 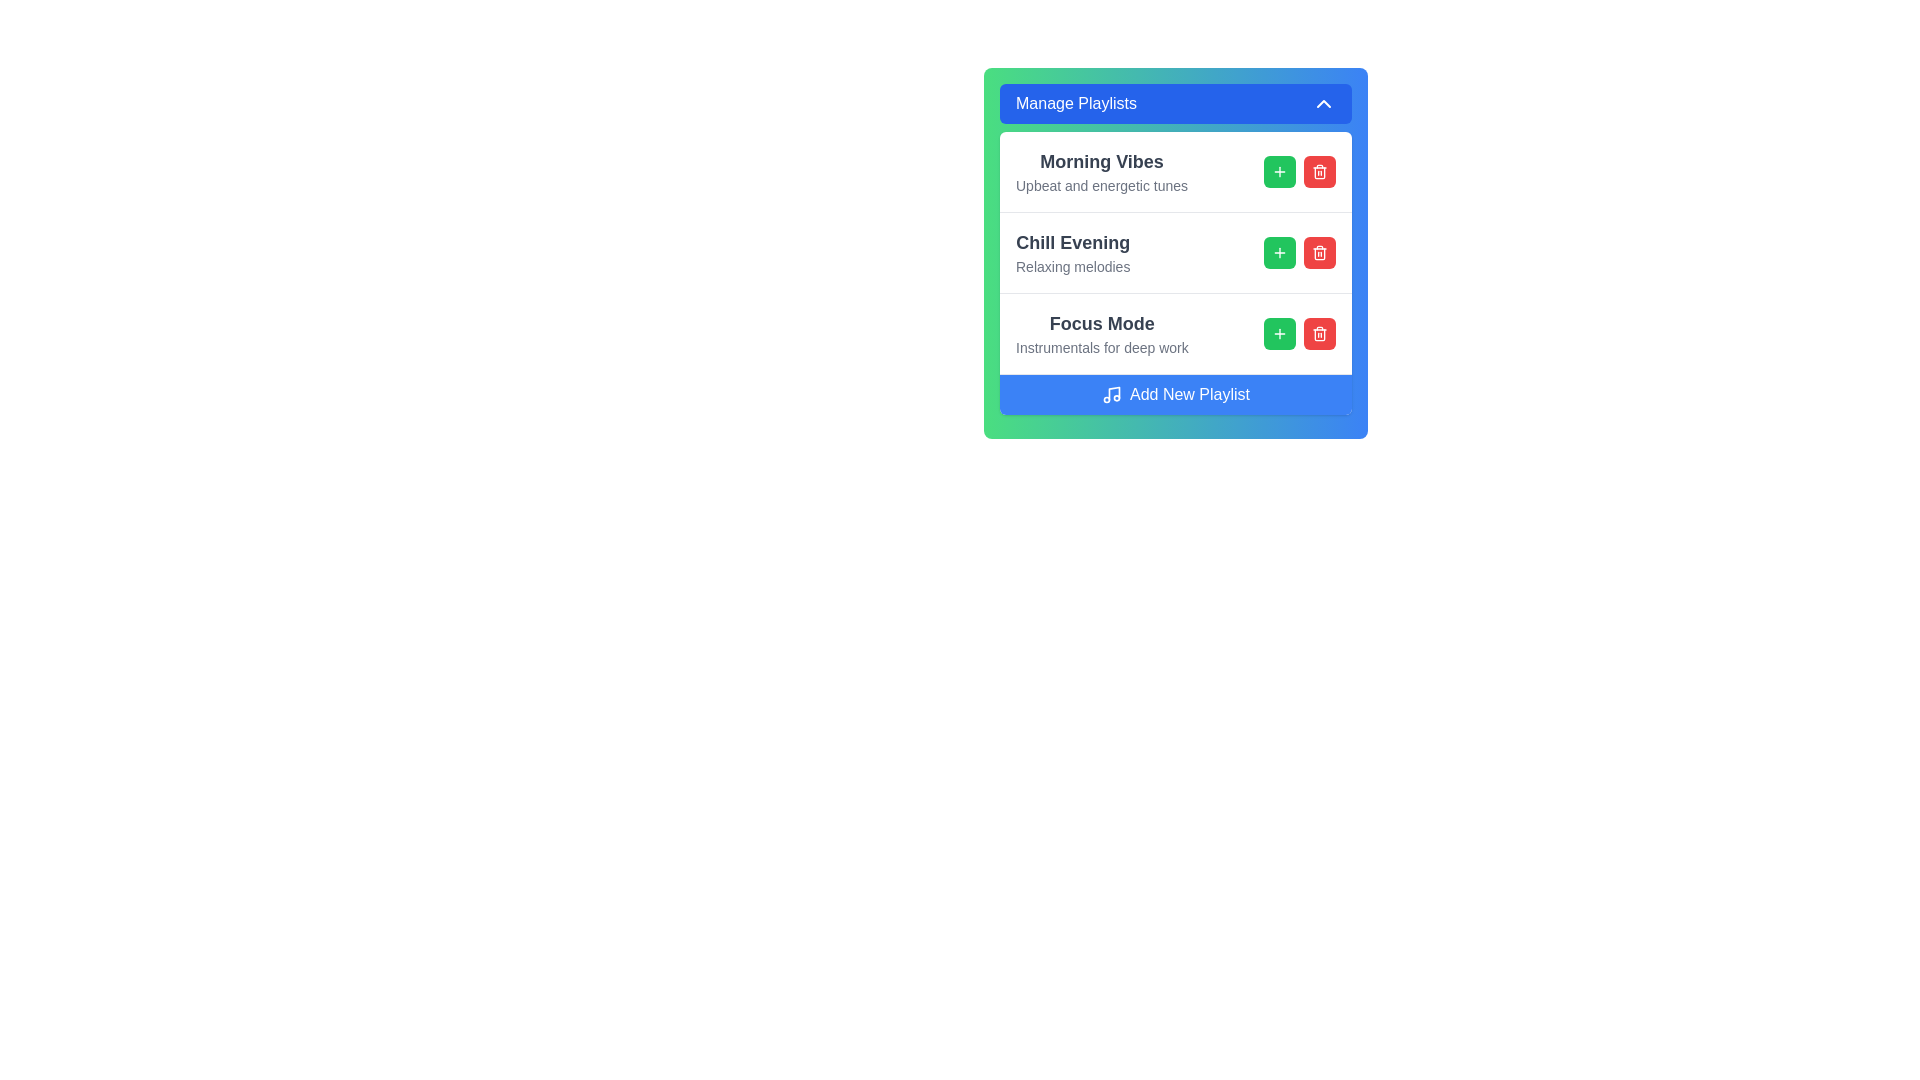 What do you see at coordinates (1320, 171) in the screenshot?
I see `the delete button located on the right-hand side of the button arrangement, which is the second button` at bounding box center [1320, 171].